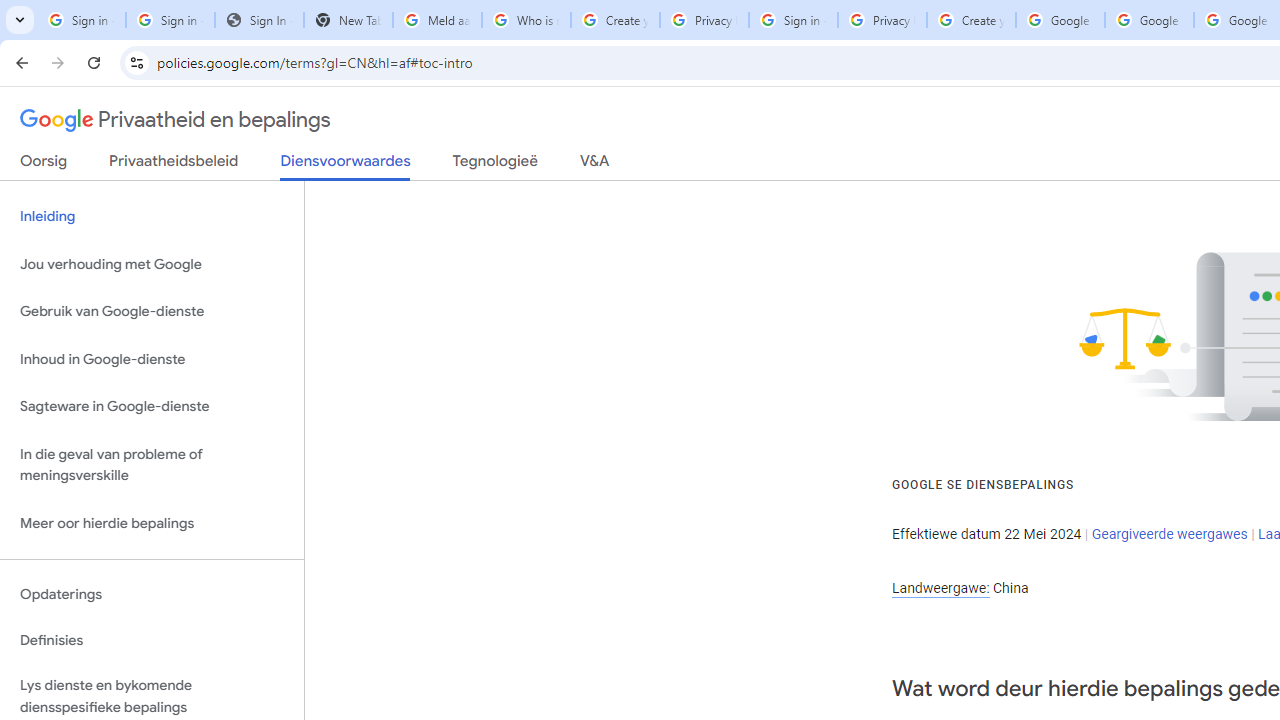 This screenshot has width=1280, height=720. I want to click on 'In die geval van probleme of meningsverskille', so click(151, 464).